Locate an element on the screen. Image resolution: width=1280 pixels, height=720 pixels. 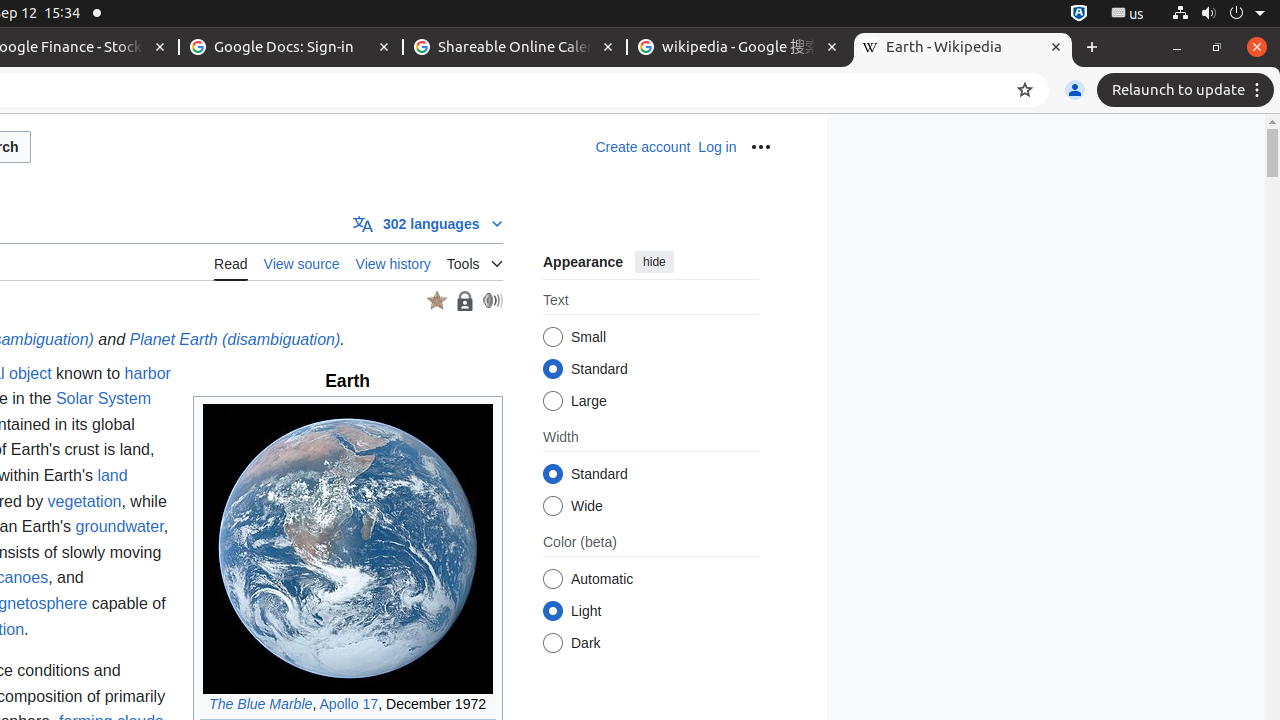
'The Blue Marble' is located at coordinates (259, 702).